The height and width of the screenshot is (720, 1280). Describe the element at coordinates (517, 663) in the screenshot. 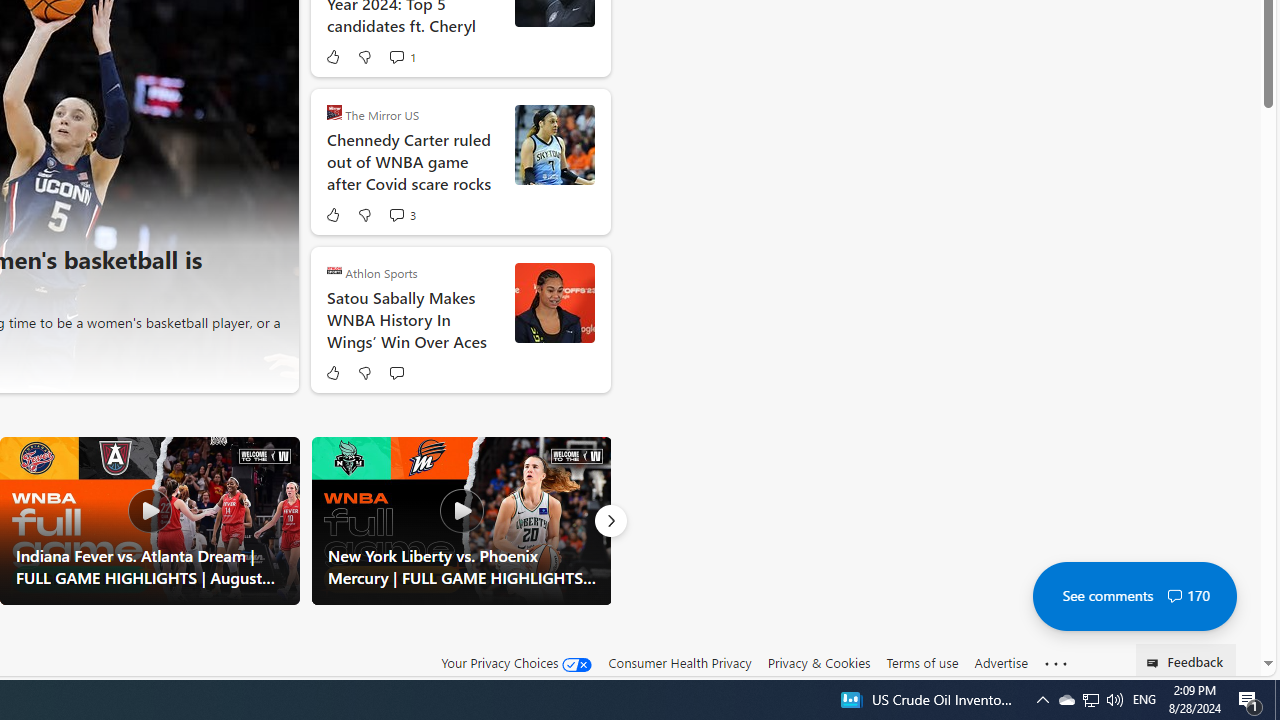

I see `'Your Privacy Choices'` at that location.